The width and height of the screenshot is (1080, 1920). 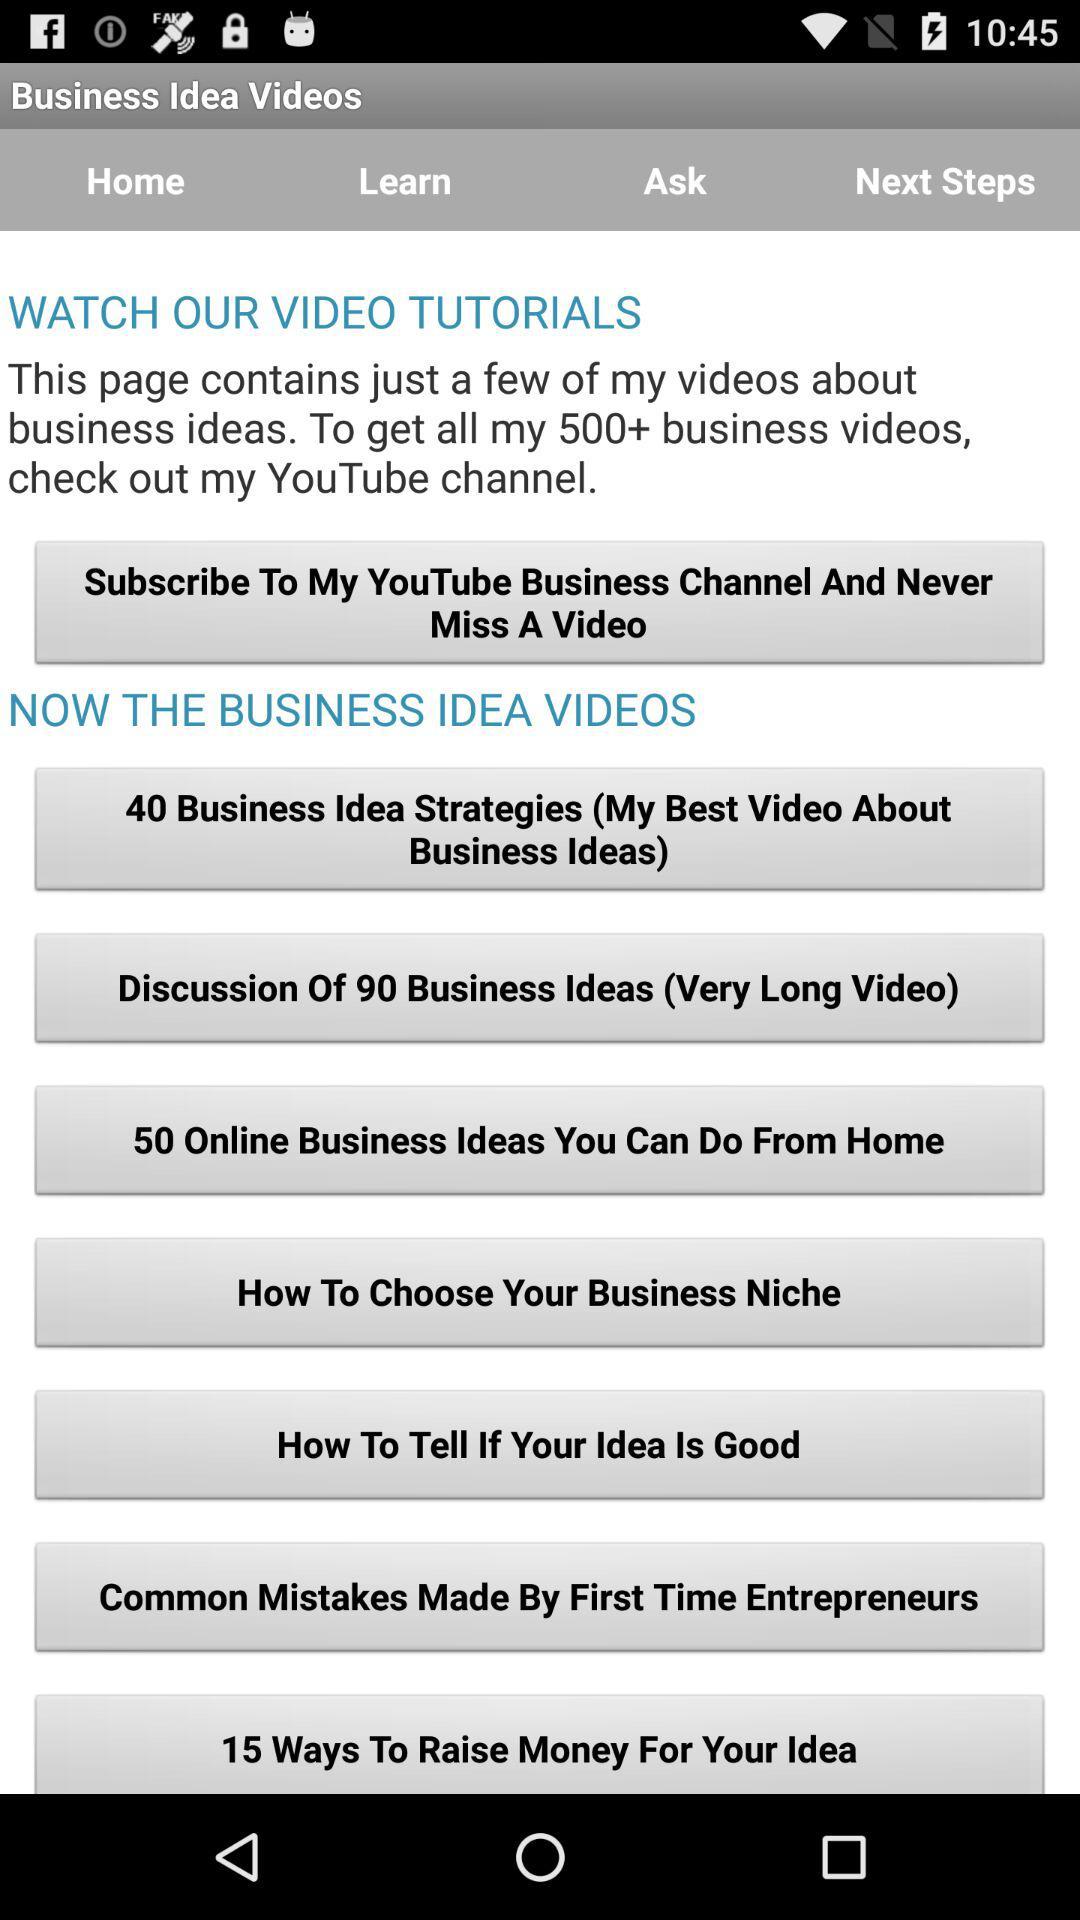 What do you see at coordinates (945, 180) in the screenshot?
I see `item at the top right corner` at bounding box center [945, 180].